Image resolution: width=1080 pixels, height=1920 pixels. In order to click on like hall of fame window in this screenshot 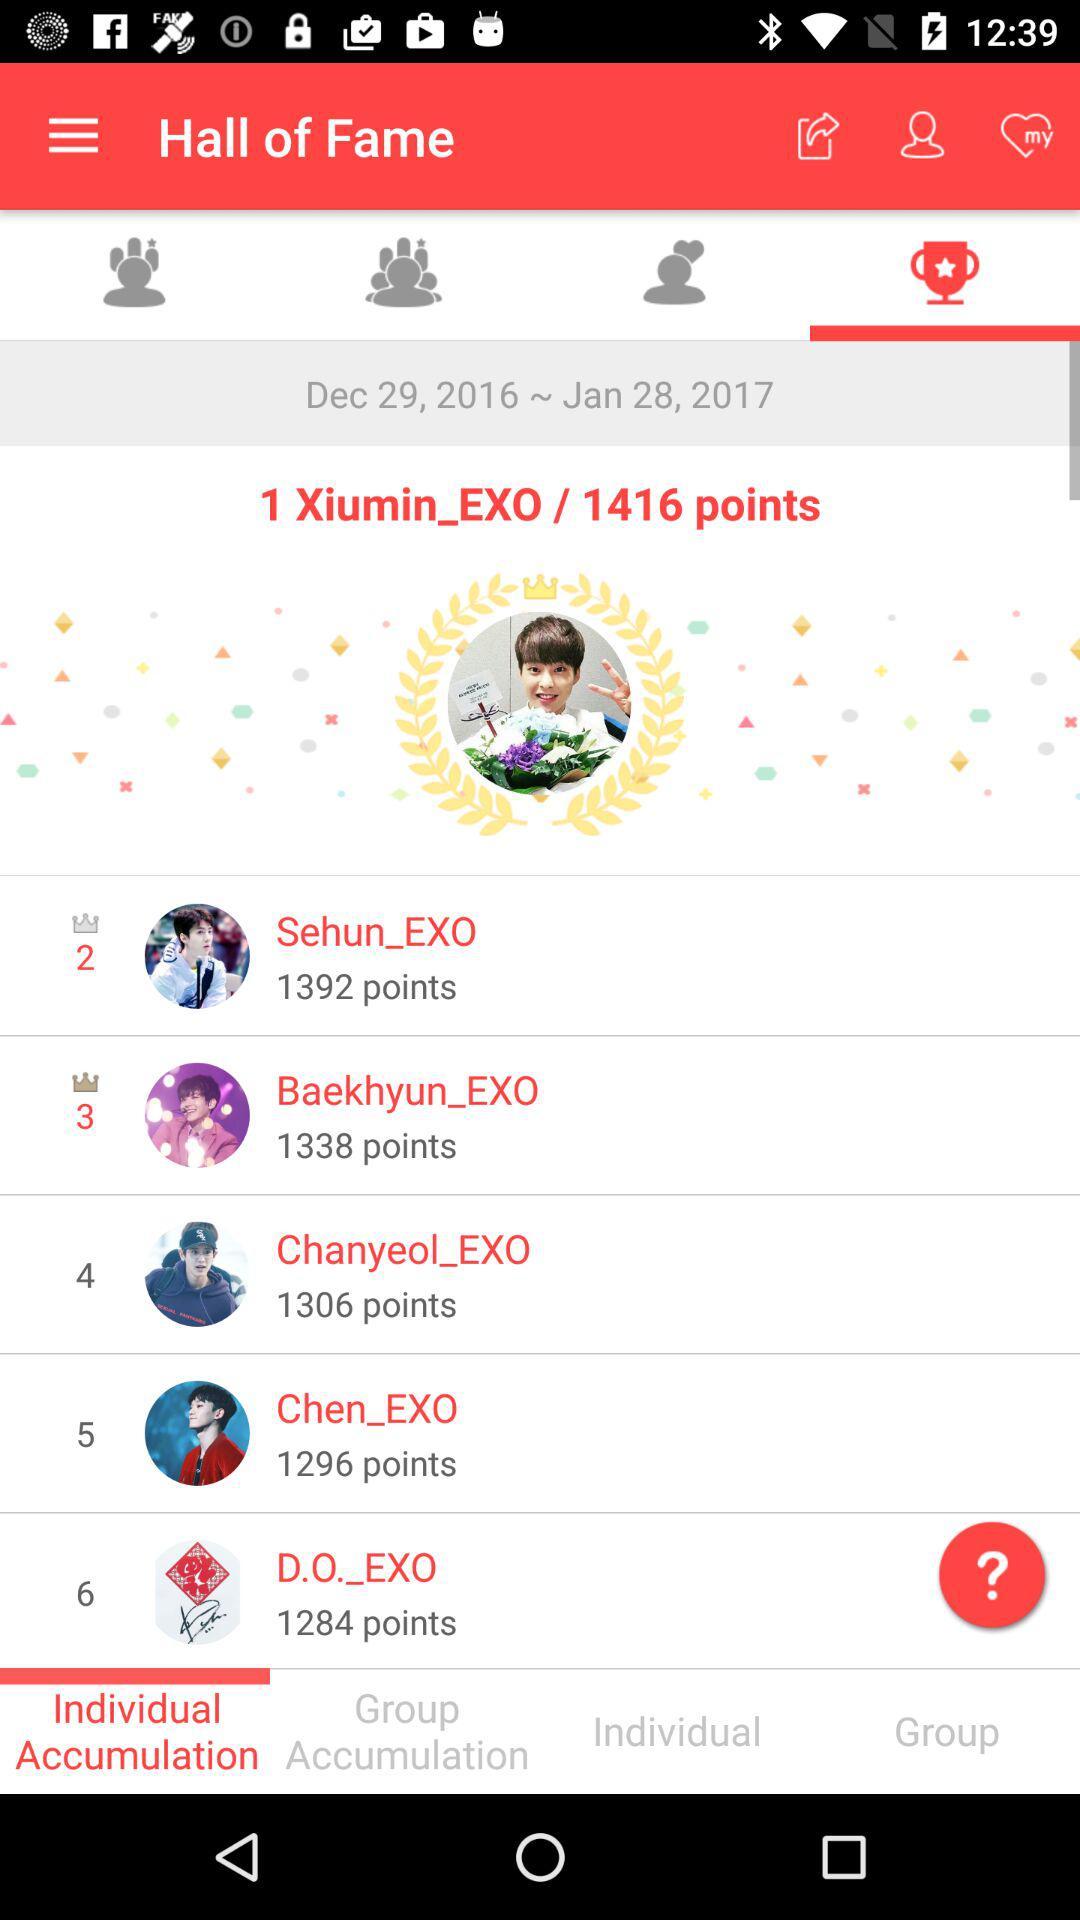, I will do `click(675, 274)`.